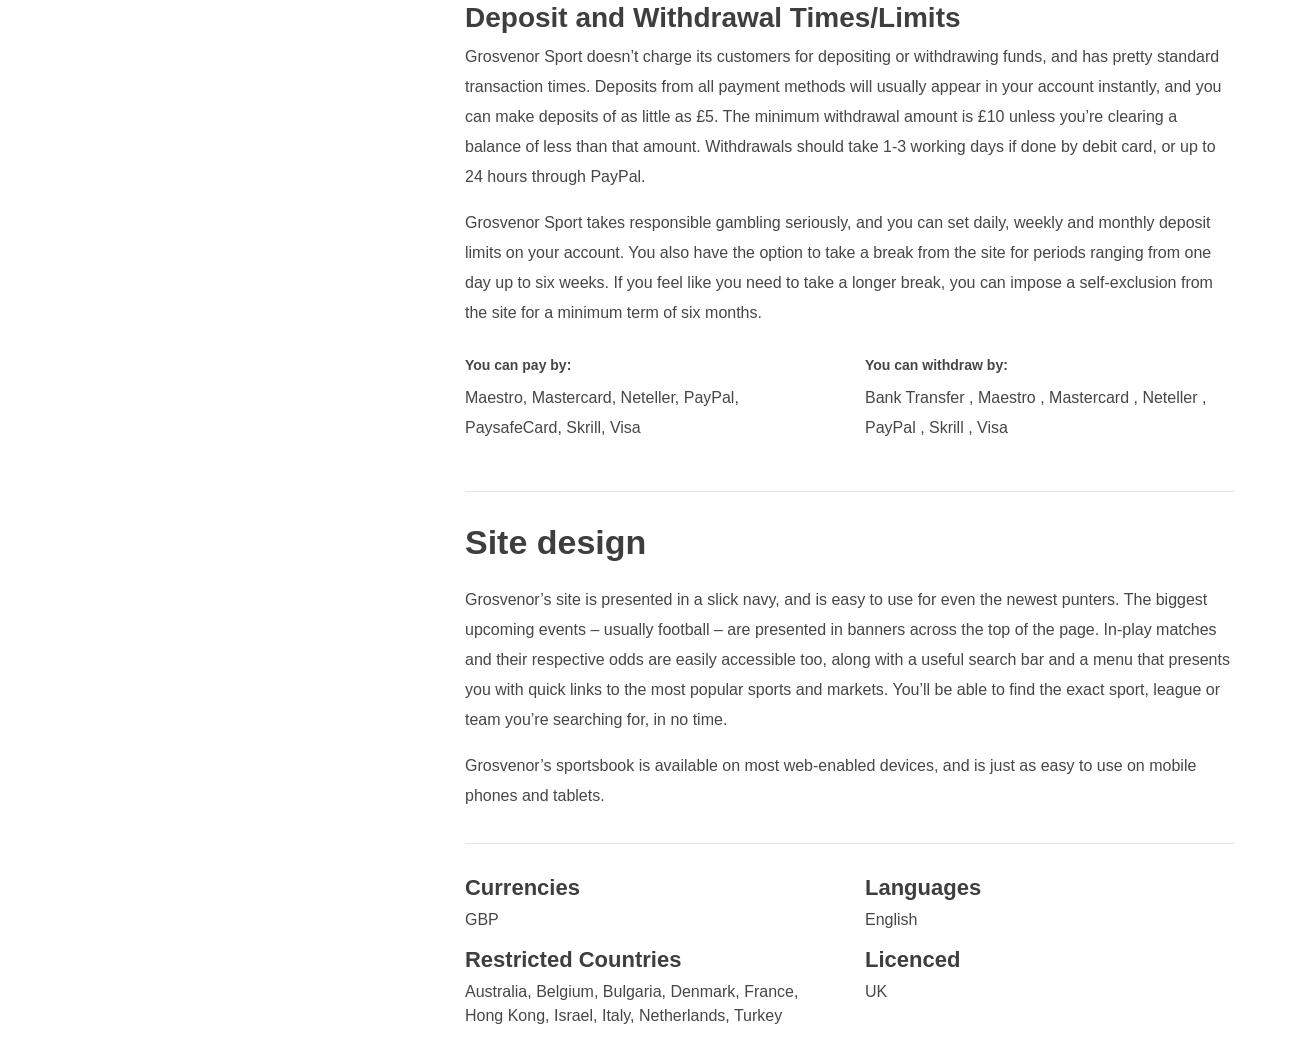 Image resolution: width=1300 pixels, height=1038 pixels. Describe the element at coordinates (837, 267) in the screenshot. I see `'Grosvenor Sport takes responsible gambling seriously, and you can set daily, weekly and monthly deposit limits on your account. You also have the option to take a break from the site for periods ranging from one day up to six weeks. If you feel like you need to take a longer break, you can impose a self-exclusion from the site for a minimum term of six months.'` at that location.